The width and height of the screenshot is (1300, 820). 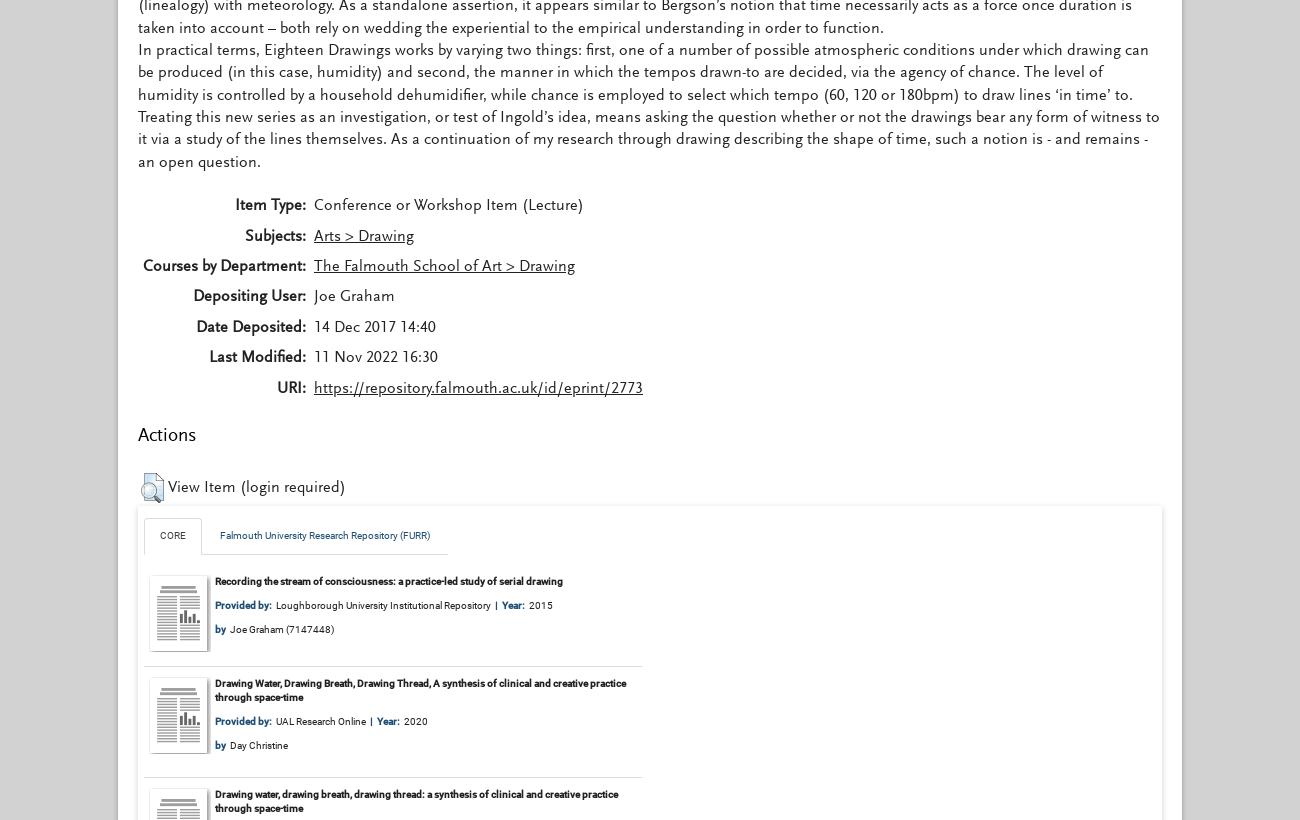 What do you see at coordinates (416, 800) in the screenshot?
I see `'Drawing water, drawing breath, drawing thread: a synthesis of clinical and creative practice through space-time'` at bounding box center [416, 800].